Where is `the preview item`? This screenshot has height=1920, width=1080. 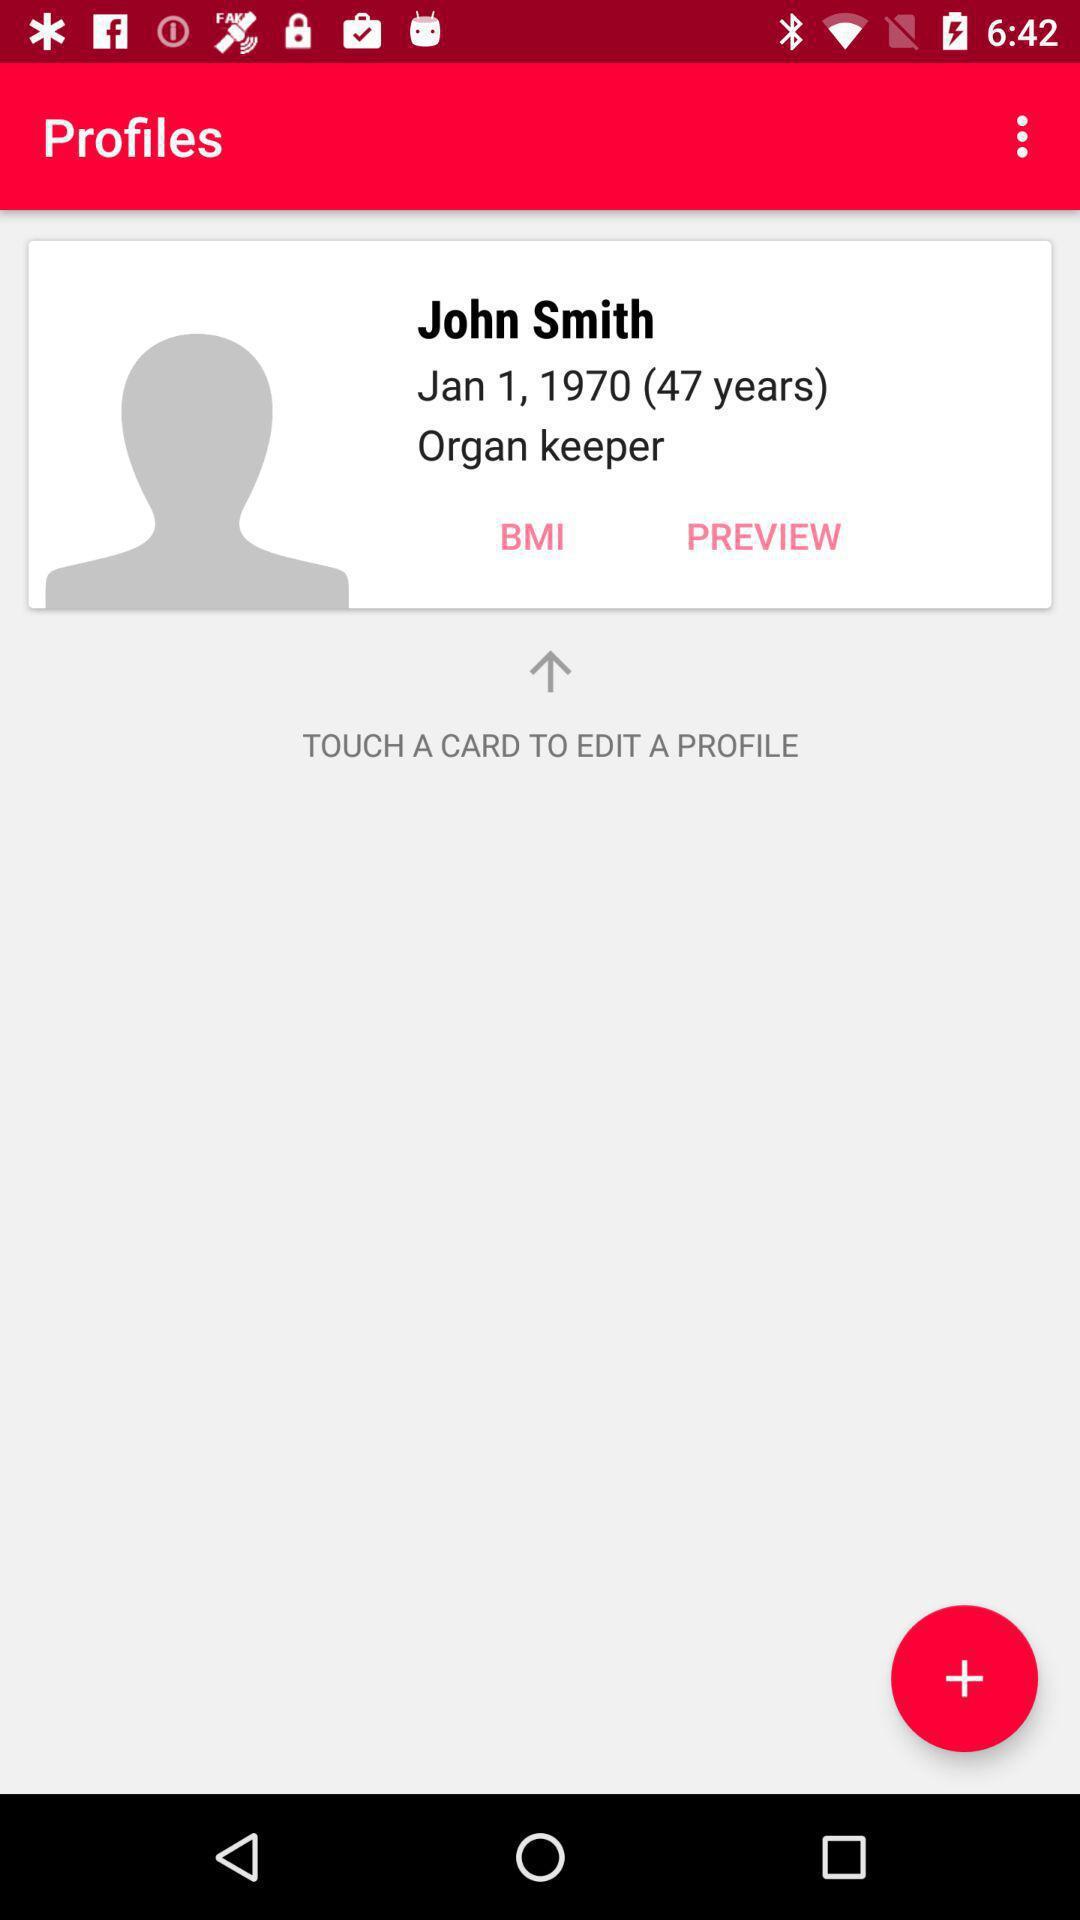 the preview item is located at coordinates (763, 535).